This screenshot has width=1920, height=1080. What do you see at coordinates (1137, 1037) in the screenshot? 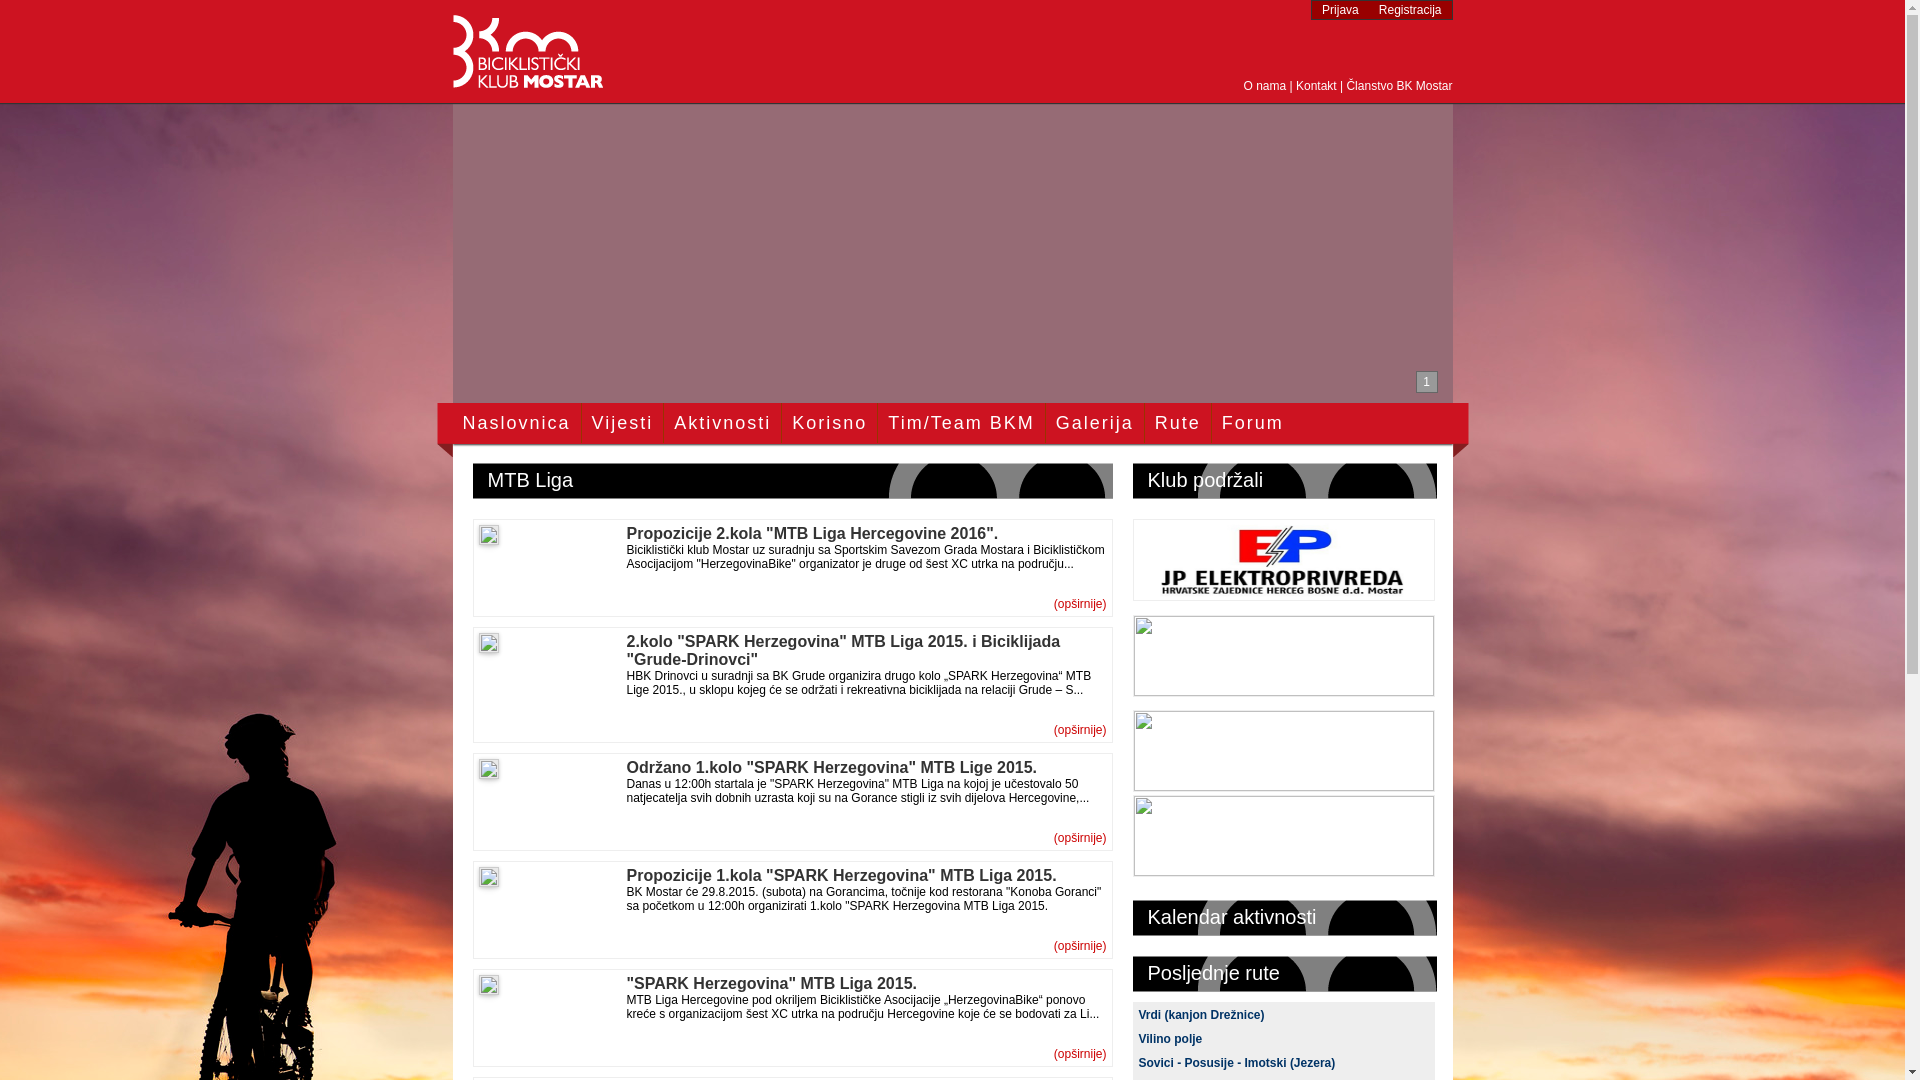
I see `'Vilino polje'` at bounding box center [1137, 1037].